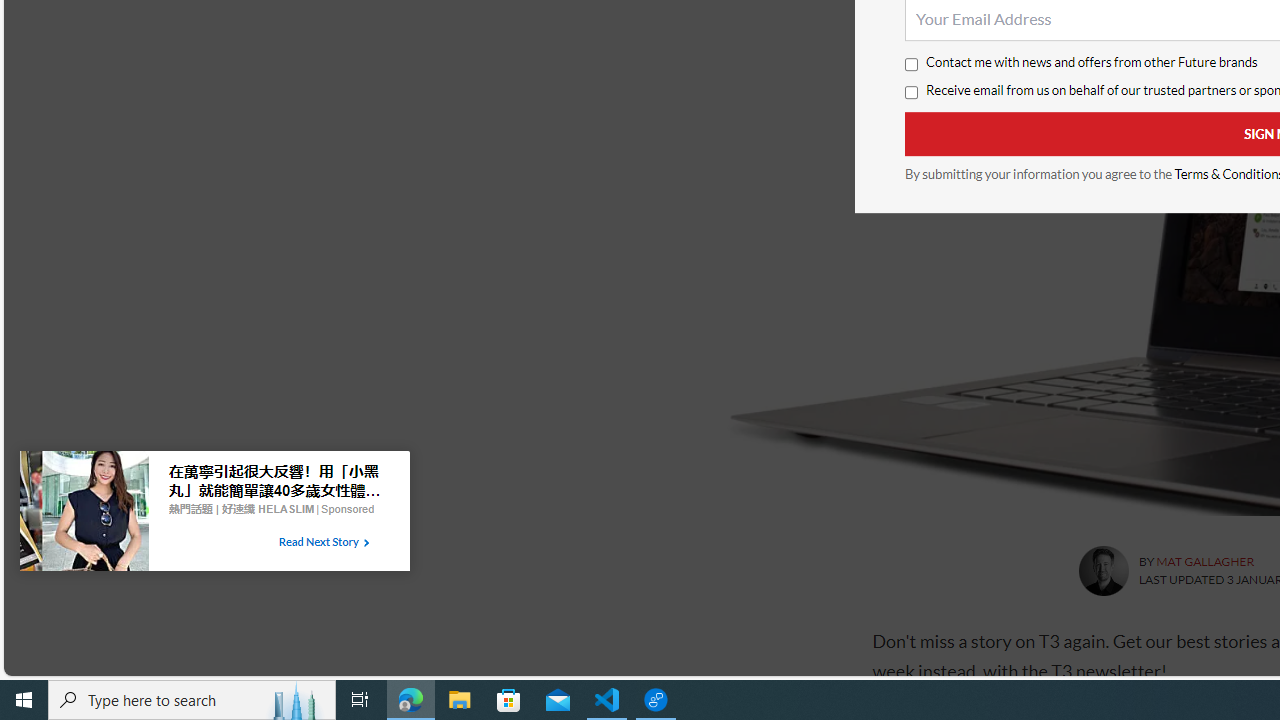 This screenshot has height=720, width=1280. I want to click on 'Contact me with news and offers from other Future brands', so click(910, 64).